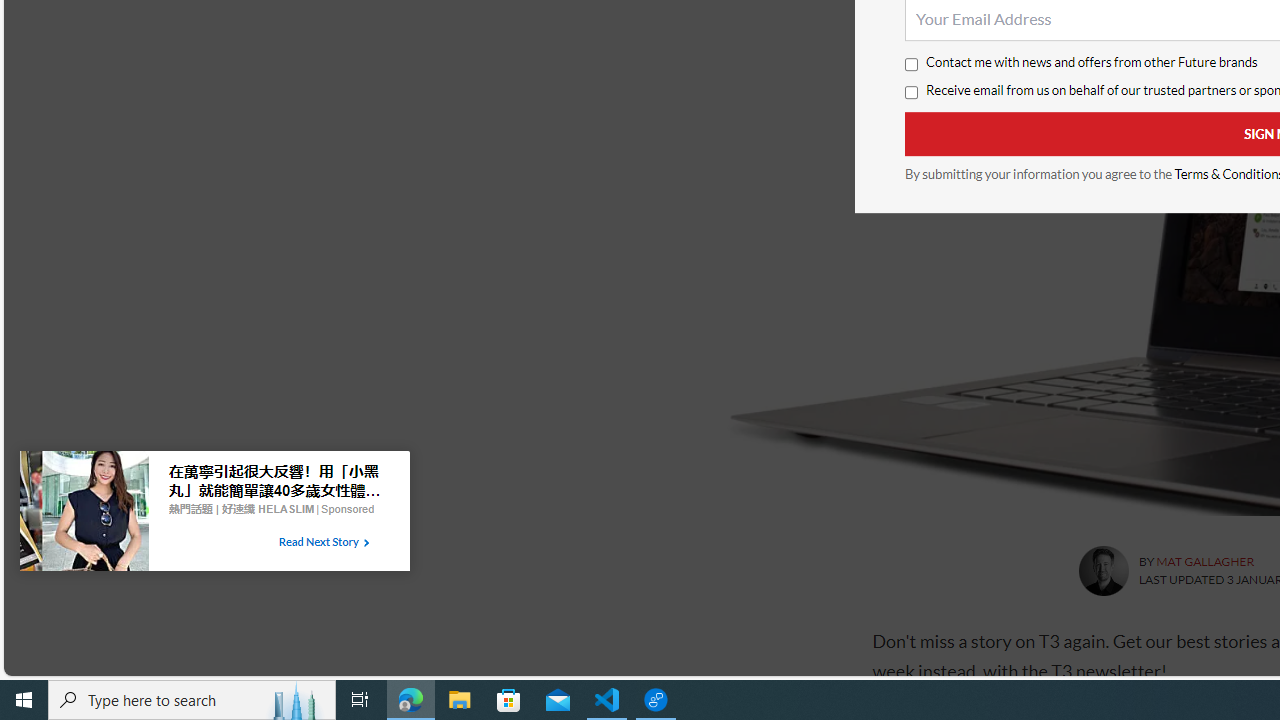 This screenshot has height=720, width=1280. I want to click on 'Contact me with news and offers from other Future brands', so click(910, 64).